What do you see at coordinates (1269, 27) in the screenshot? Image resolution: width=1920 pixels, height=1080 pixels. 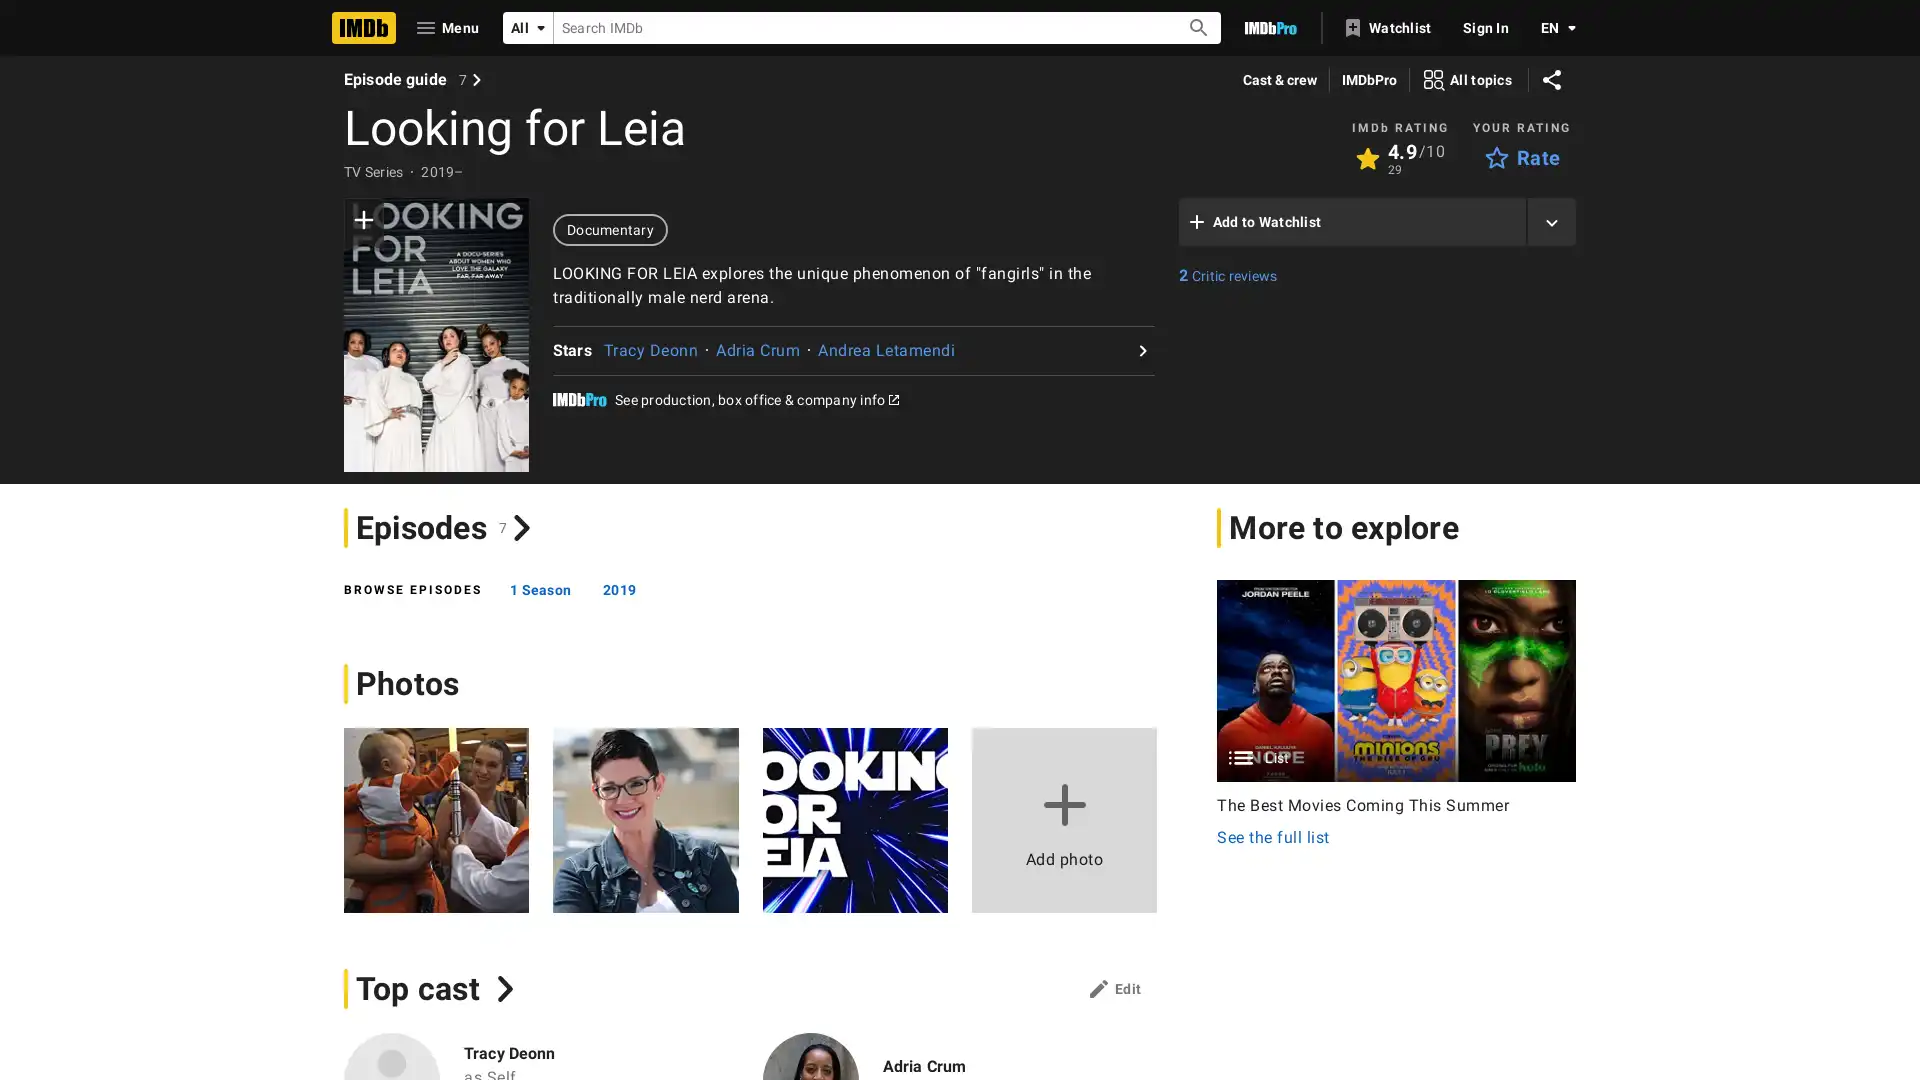 I see `Go To IMDb Pro` at bounding box center [1269, 27].